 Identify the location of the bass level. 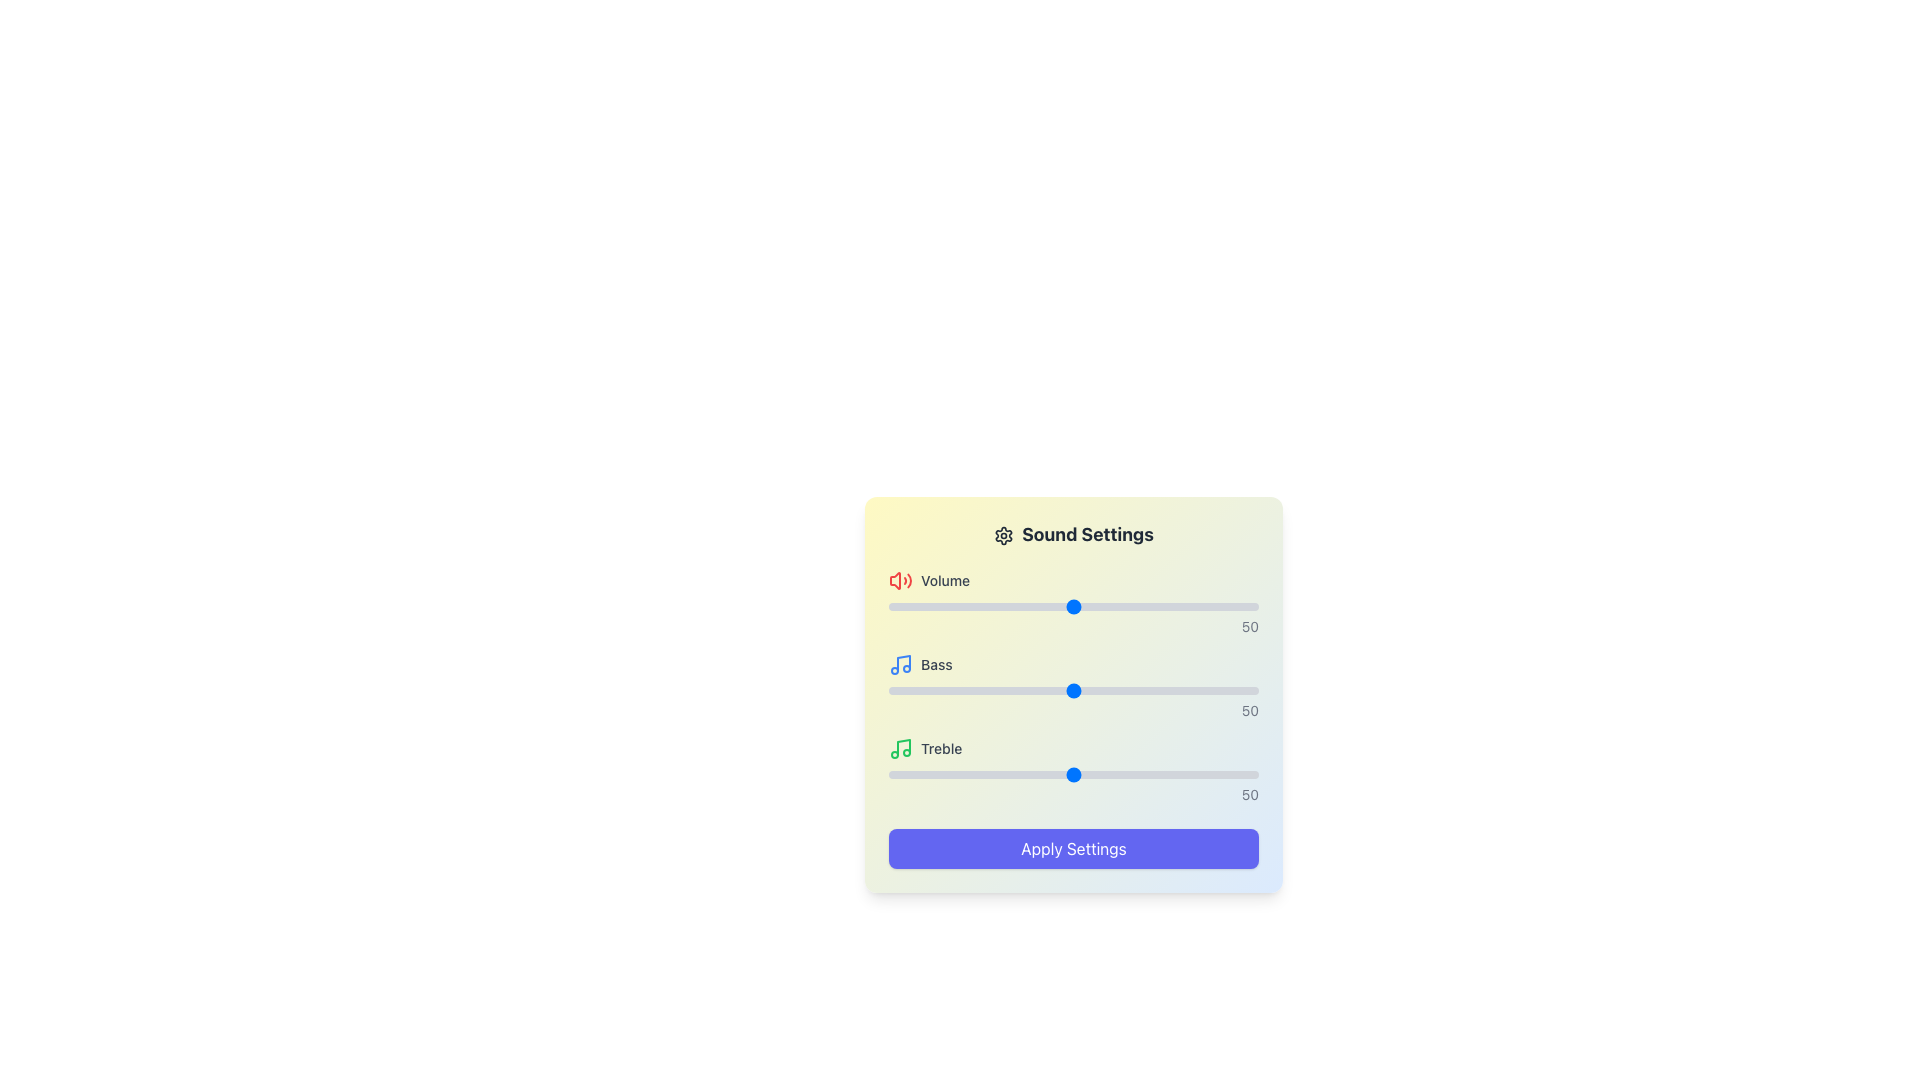
(1102, 689).